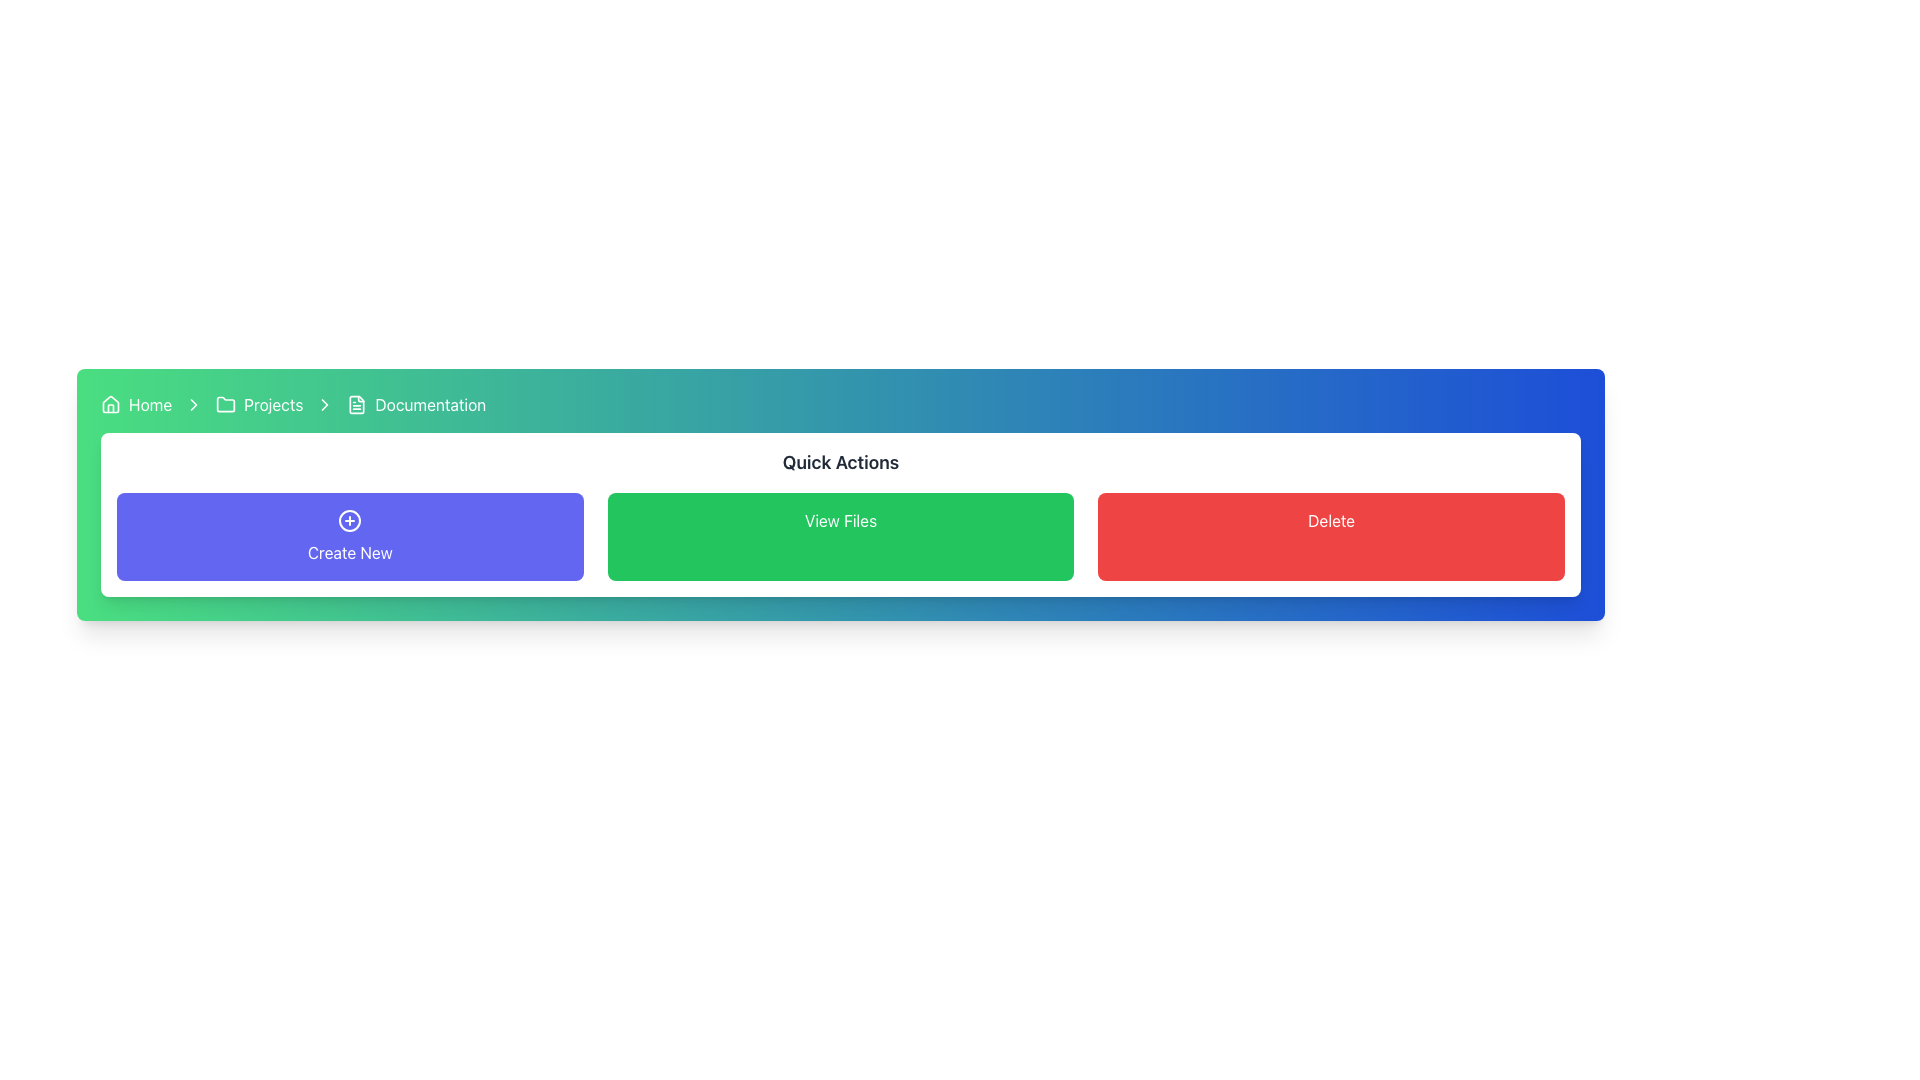  I want to click on the first button in a row of three positioned on the left side, so click(350, 535).